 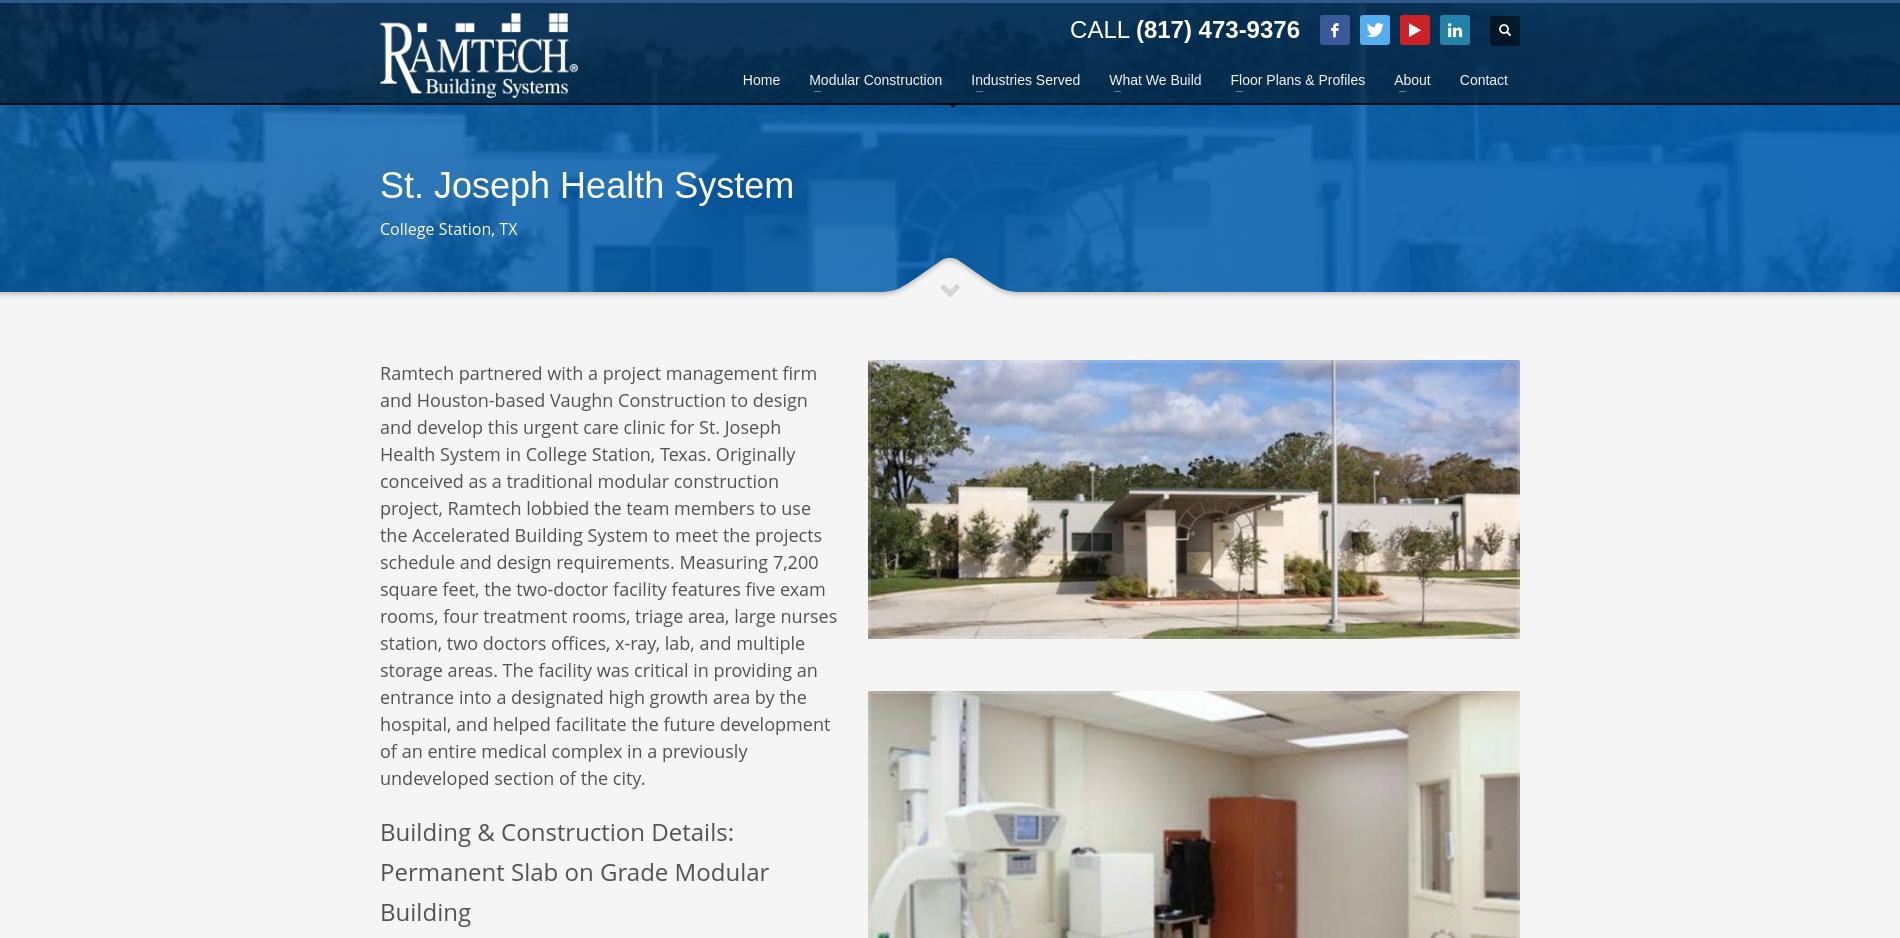 What do you see at coordinates (1459, 80) in the screenshot?
I see `'Contact'` at bounding box center [1459, 80].